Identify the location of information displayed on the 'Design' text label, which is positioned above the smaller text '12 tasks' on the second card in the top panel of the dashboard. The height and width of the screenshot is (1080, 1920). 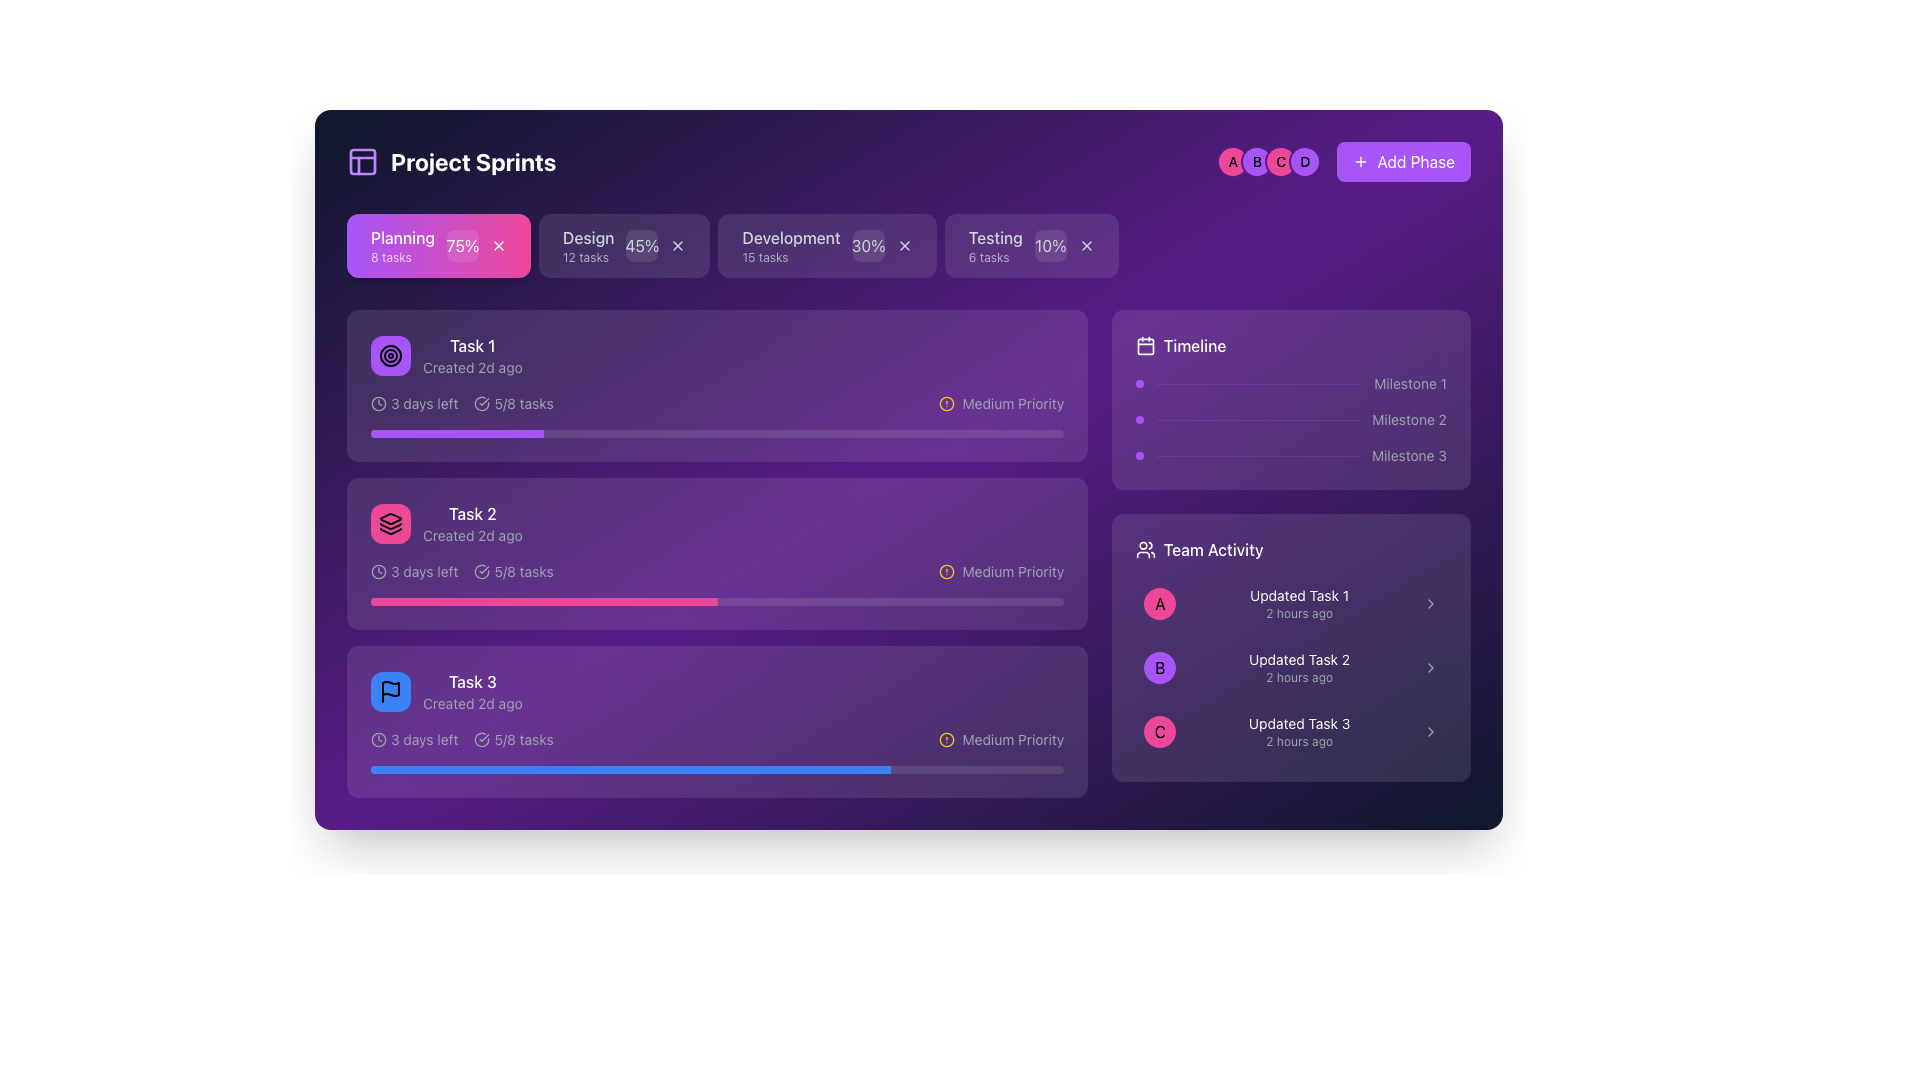
(587, 245).